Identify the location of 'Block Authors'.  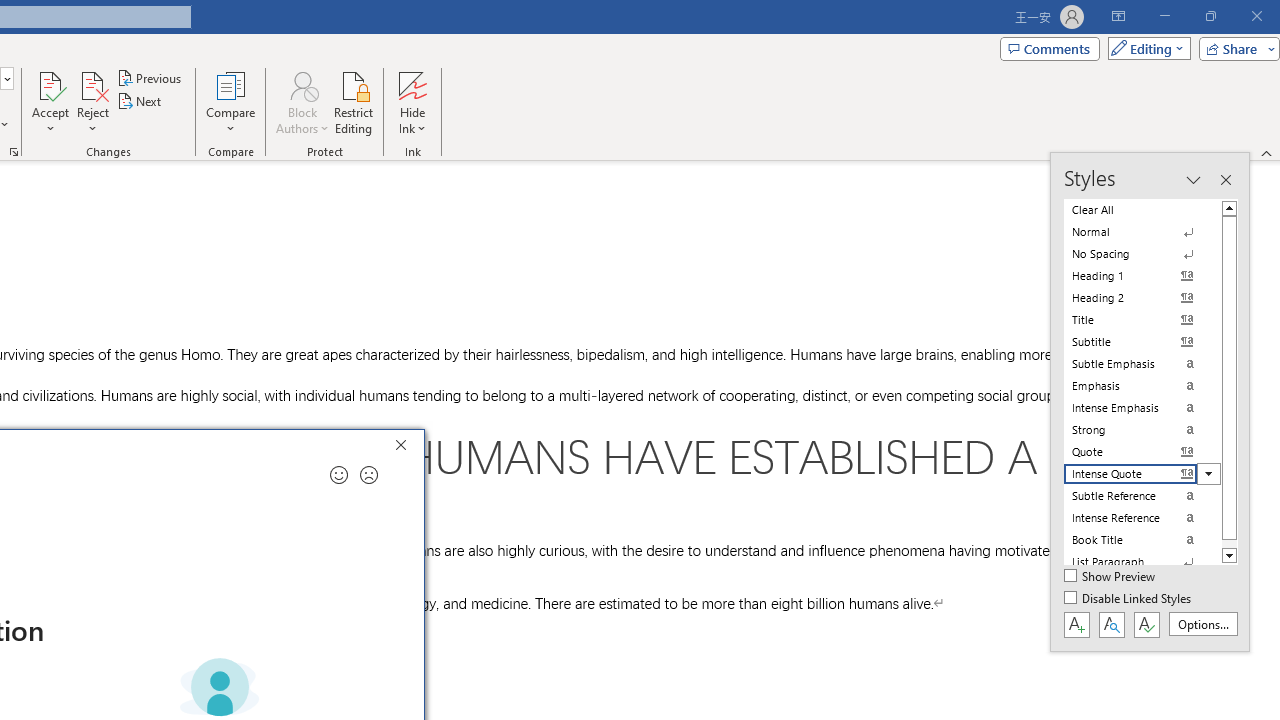
(301, 84).